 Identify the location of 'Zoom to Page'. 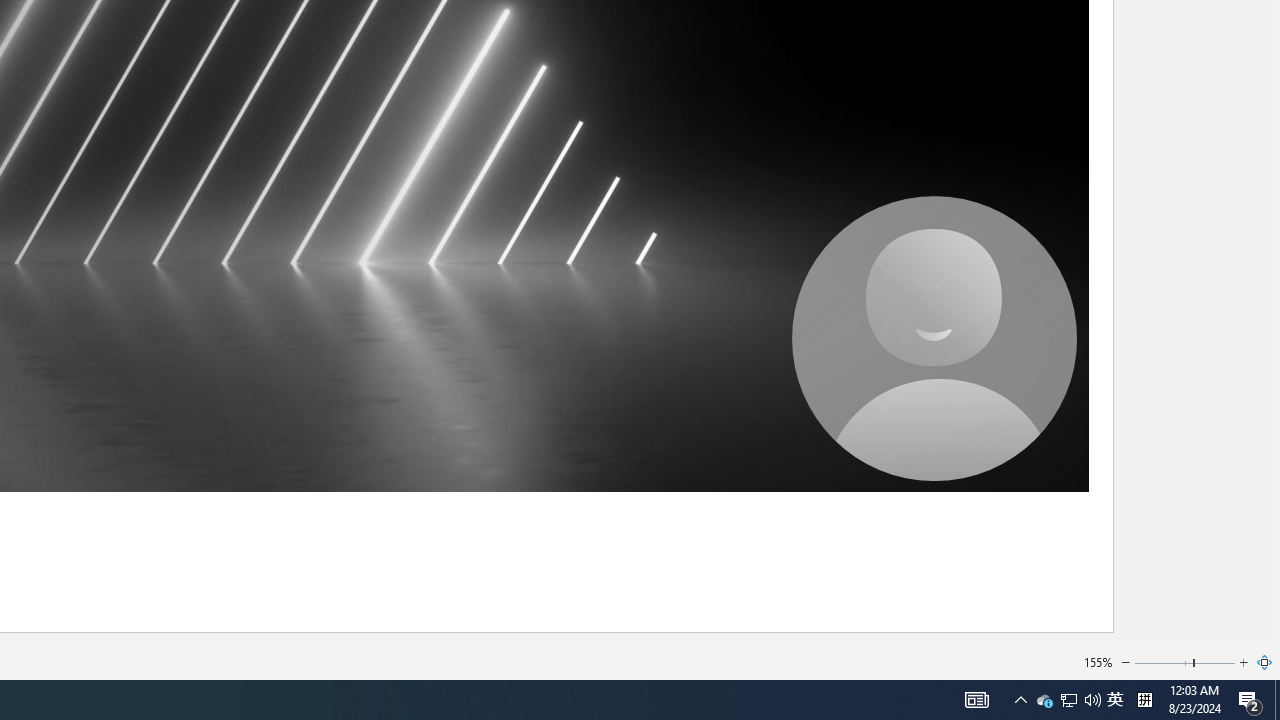
(1264, 663).